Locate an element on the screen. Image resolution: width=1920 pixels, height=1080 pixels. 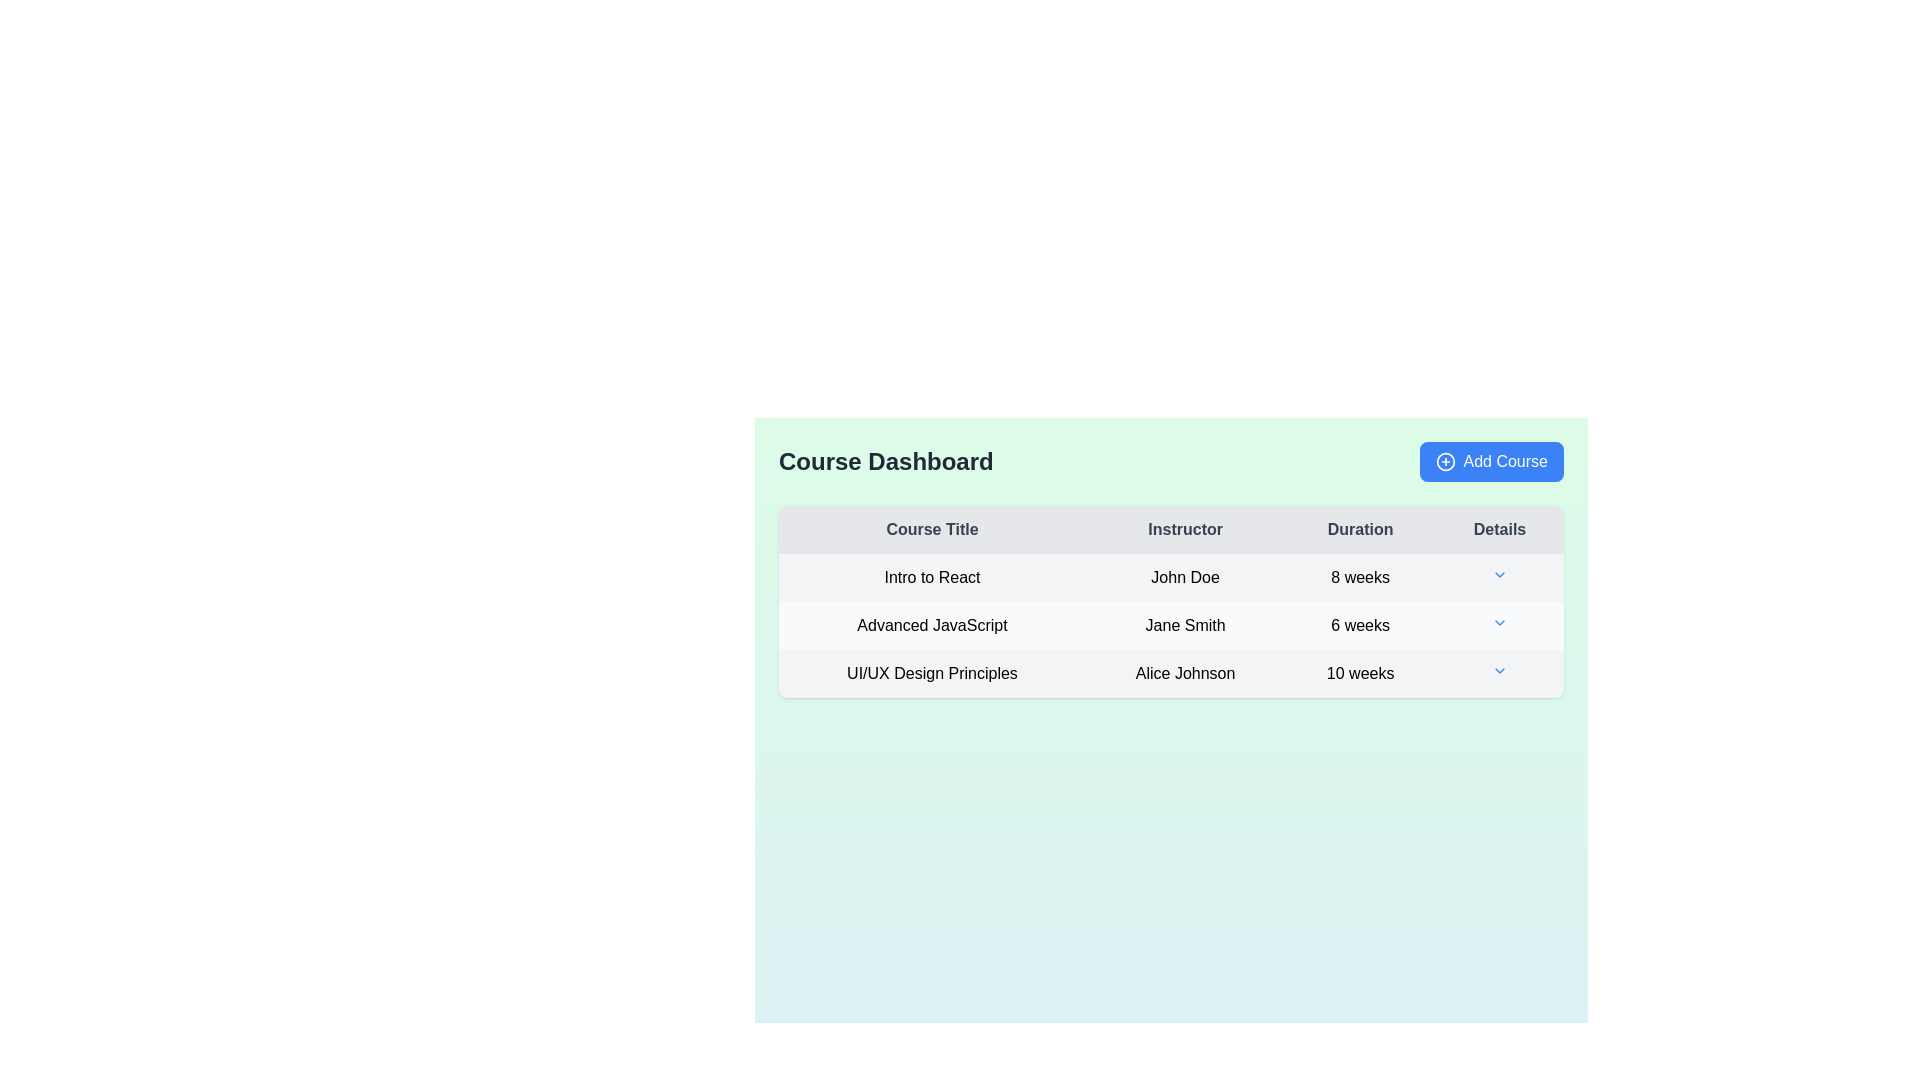
the Table Header Row that labels the columns of the course information table, located at the top of the table layout is located at coordinates (1171, 528).